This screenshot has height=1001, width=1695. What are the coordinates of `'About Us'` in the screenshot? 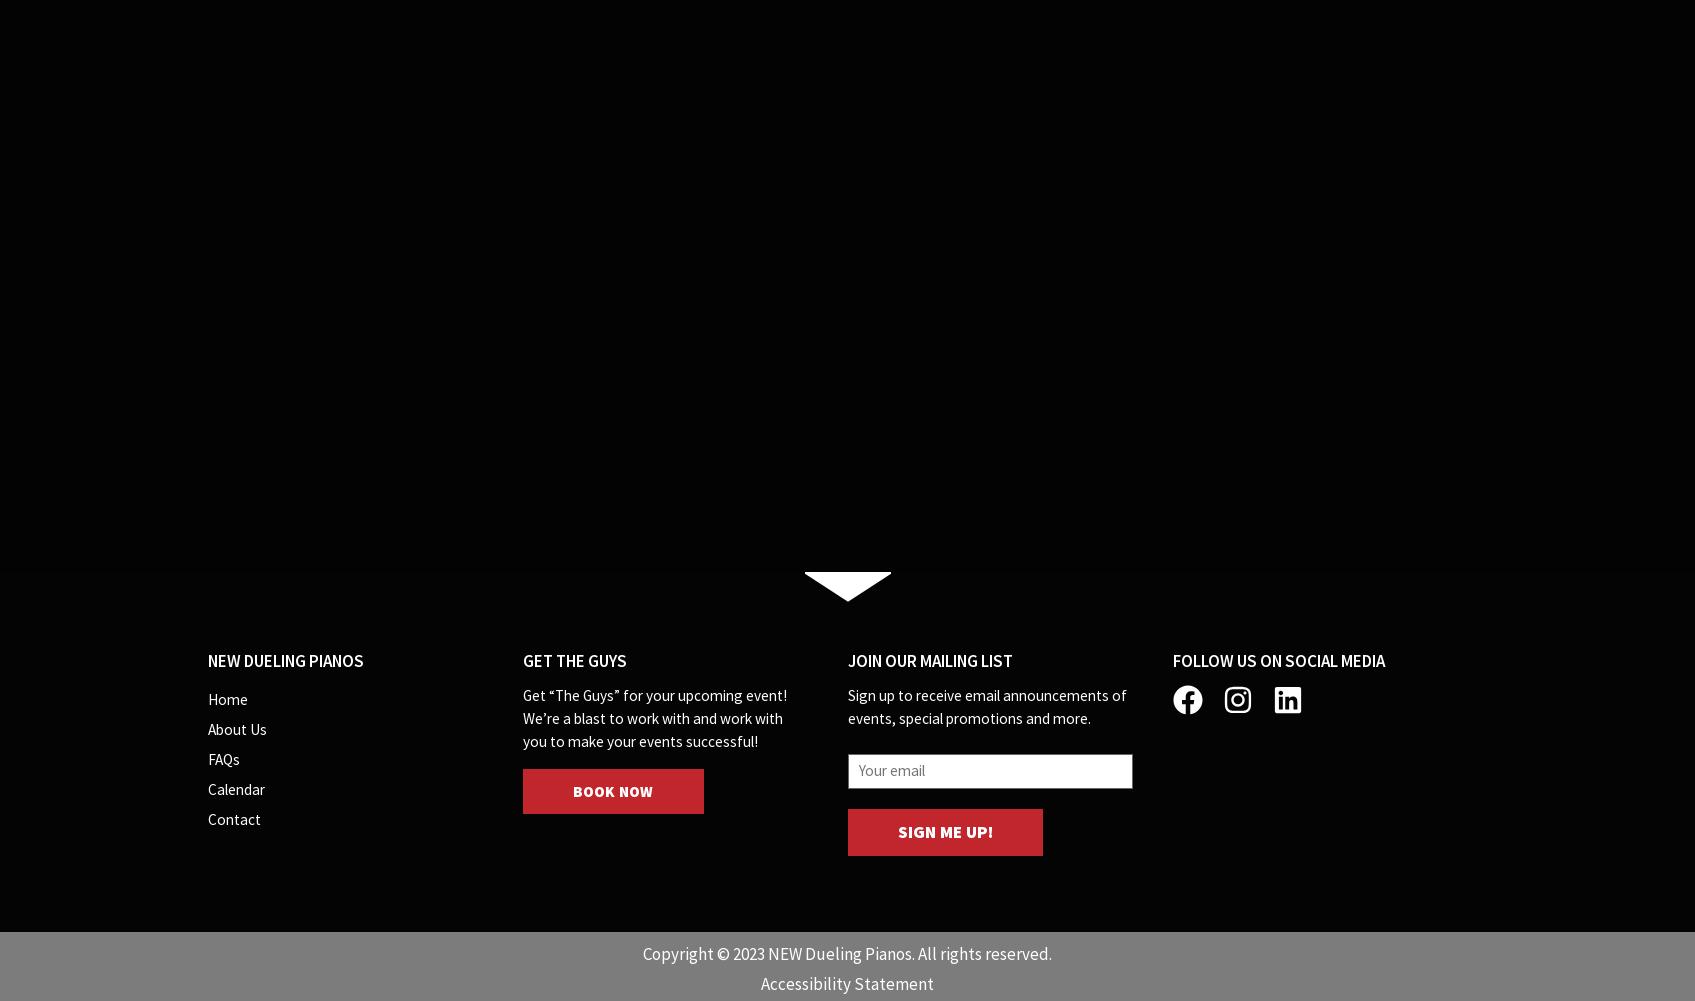 It's located at (205, 729).